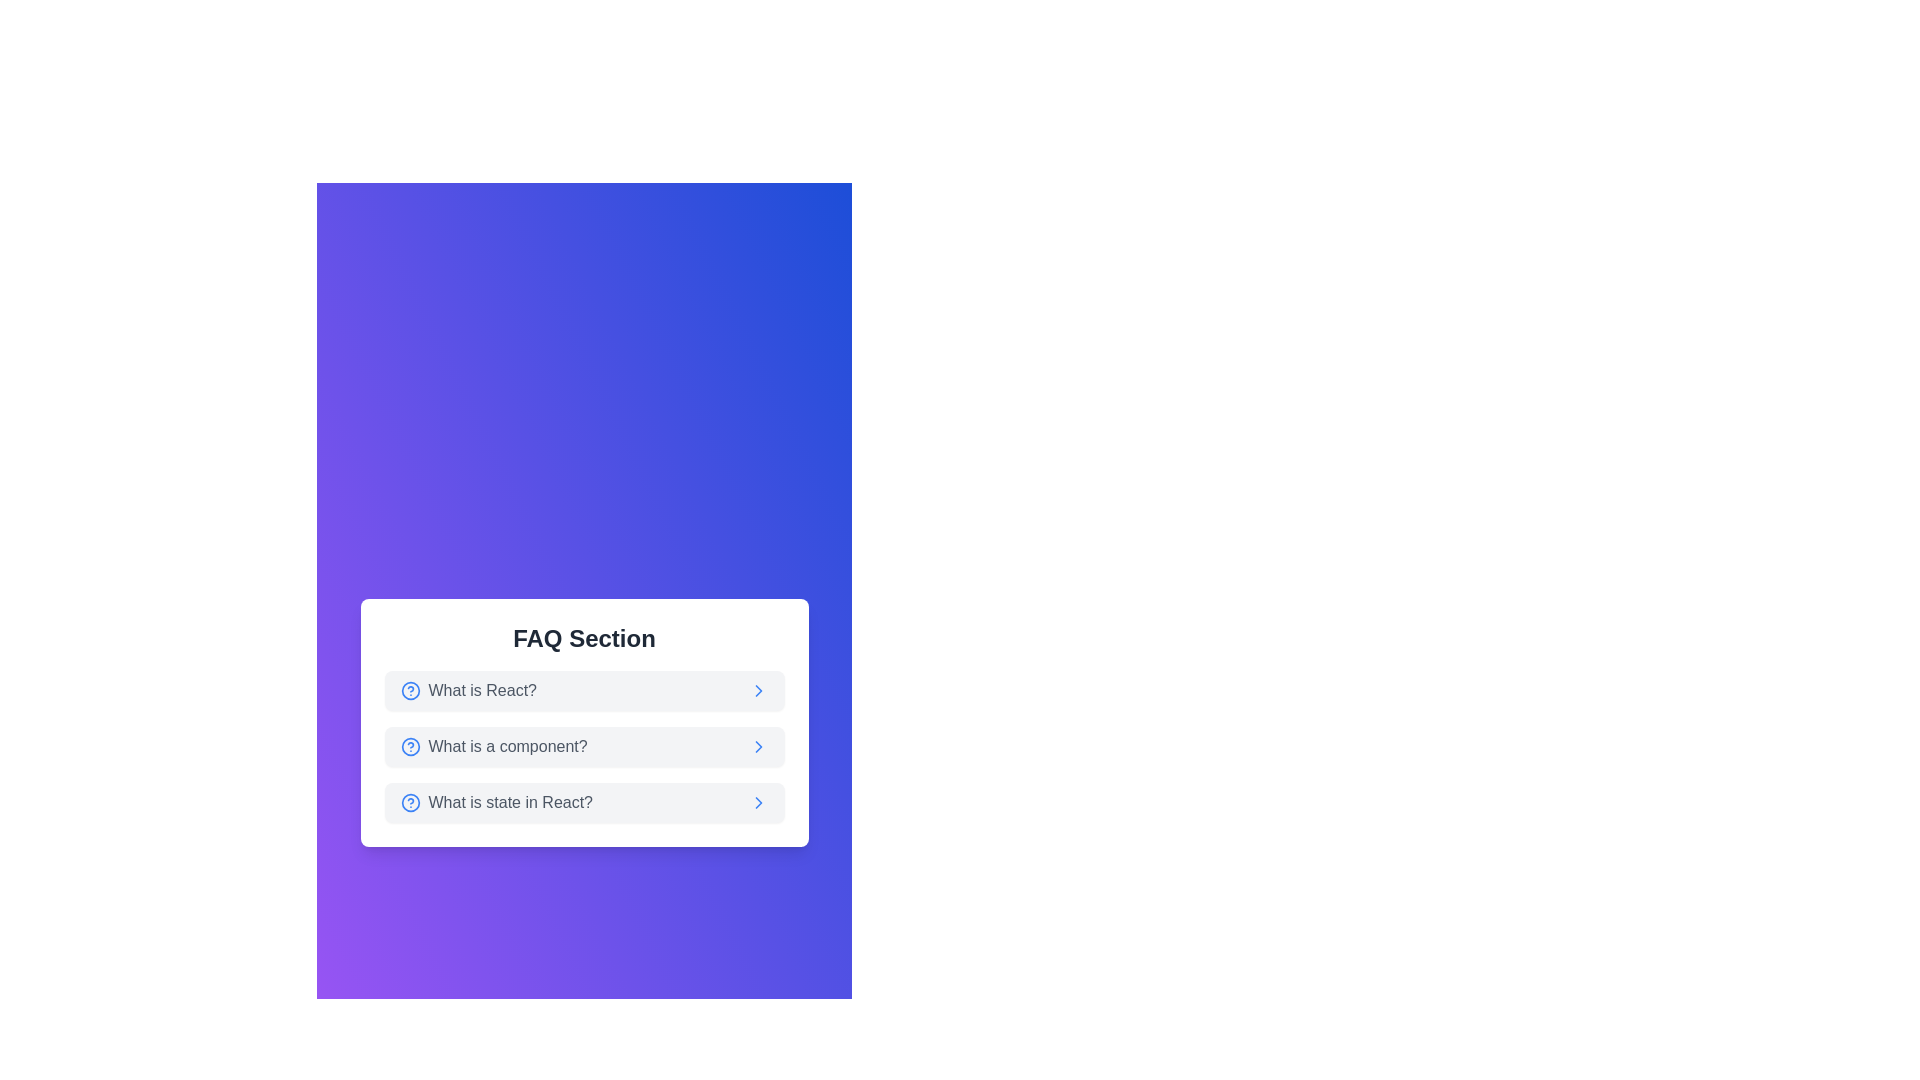 The image size is (1920, 1080). What do you see at coordinates (467, 689) in the screenshot?
I see `the FAQ item text label with icon located at the top of the FAQ section` at bounding box center [467, 689].